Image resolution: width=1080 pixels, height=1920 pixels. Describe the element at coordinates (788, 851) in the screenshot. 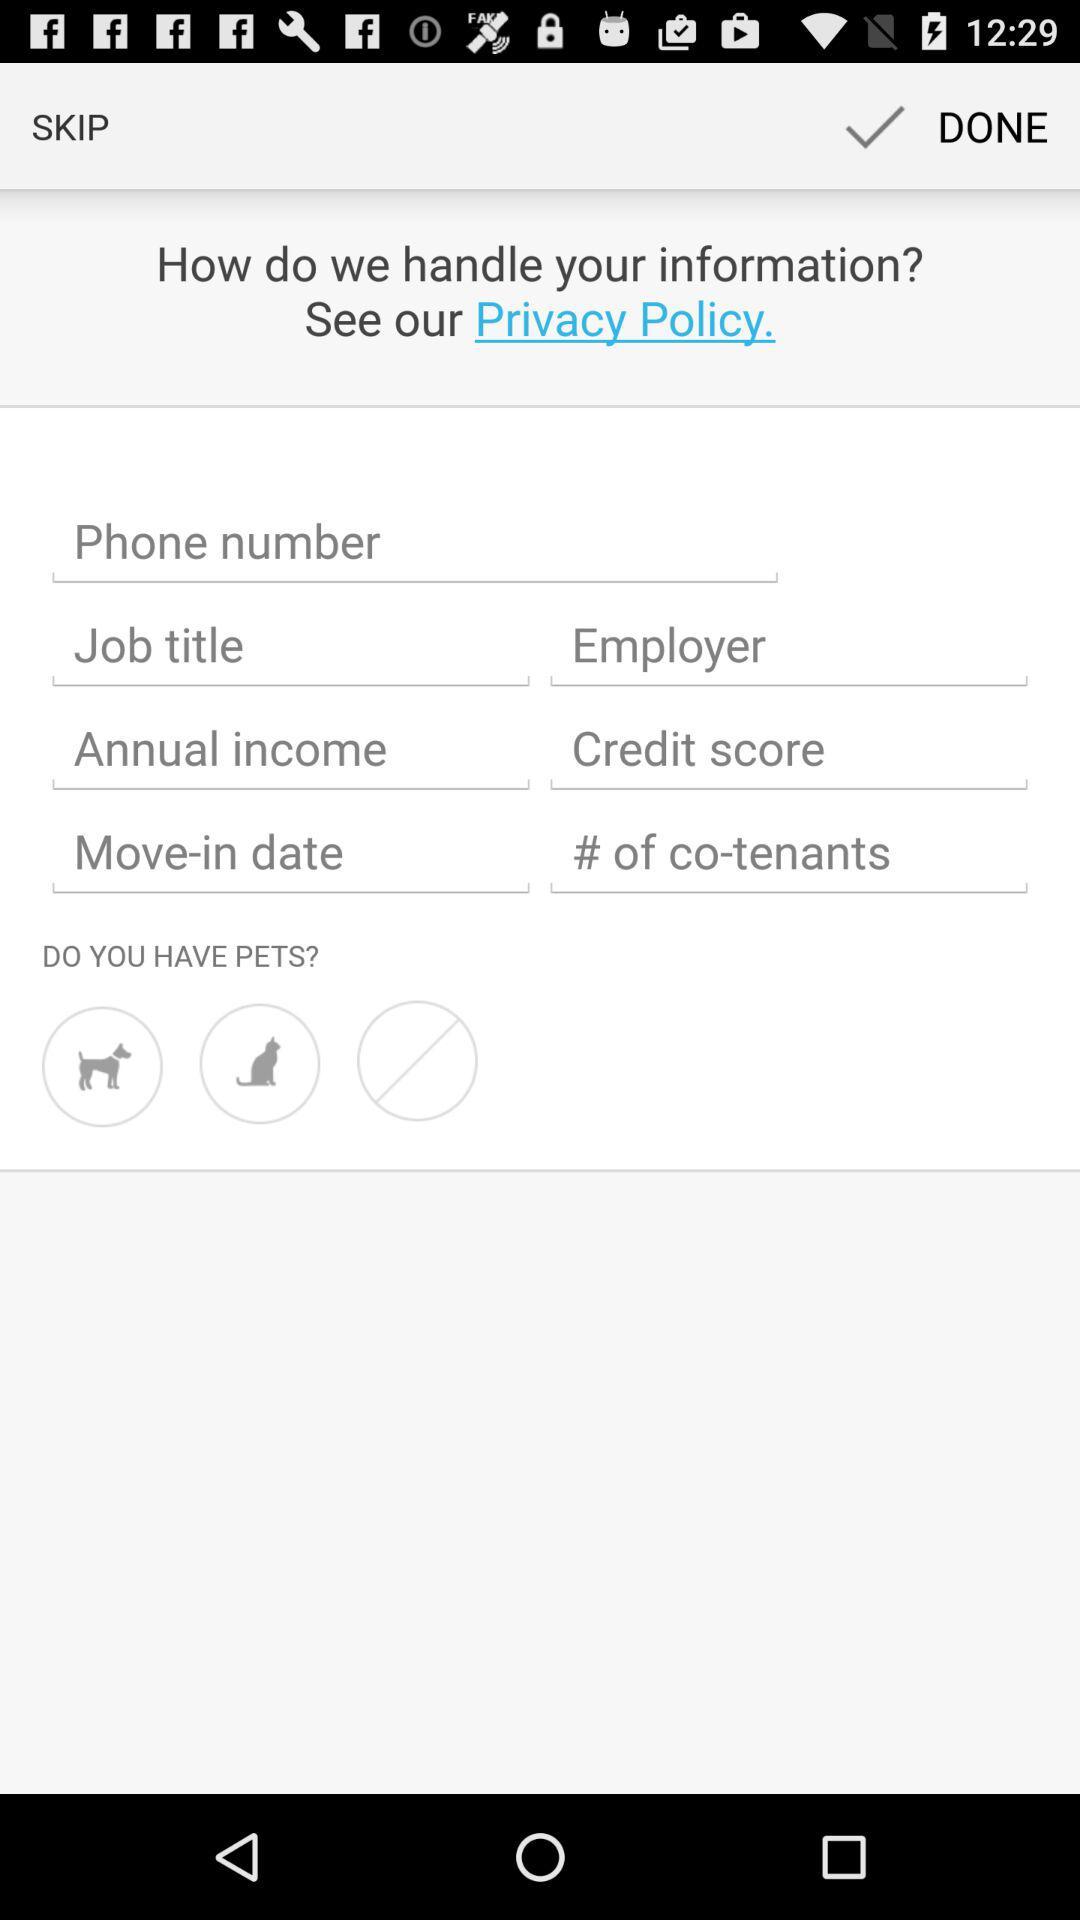

I see `input number of co-tenants` at that location.